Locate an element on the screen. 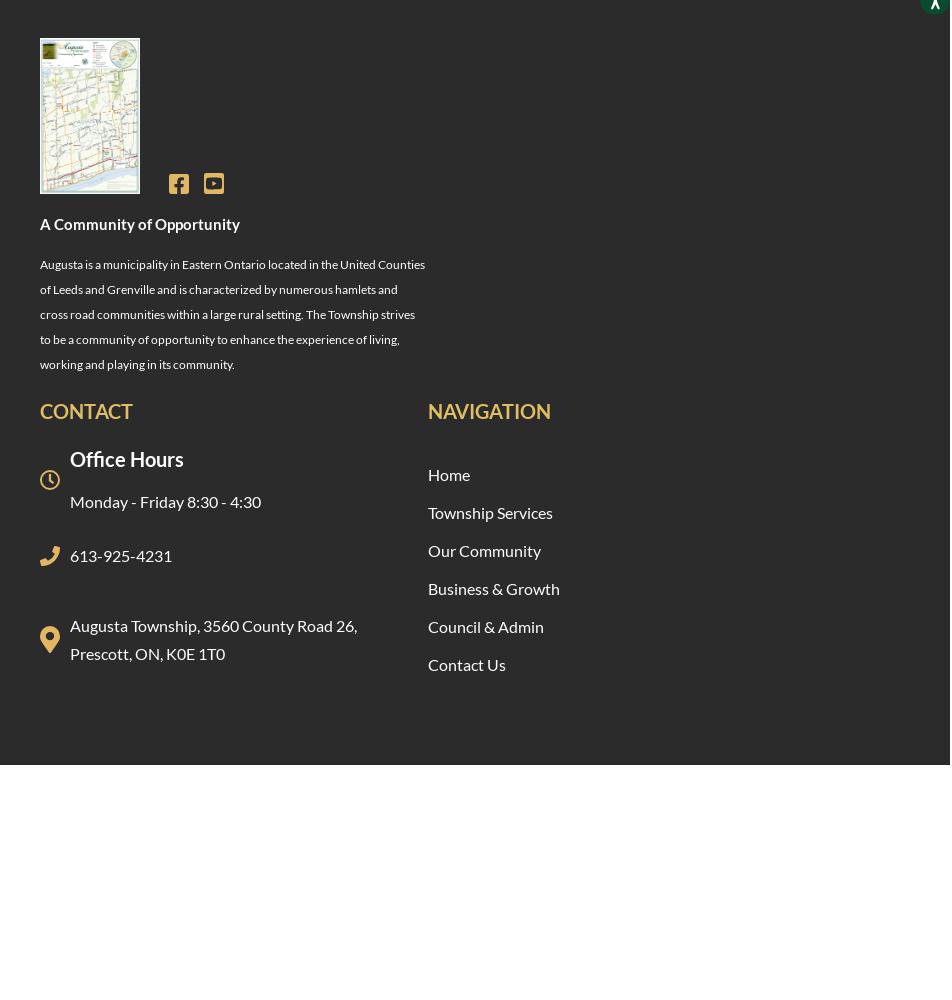 The image size is (952, 1000). 'Augusta Township, 3560 County Road 26, Prescott, ON, K0E 1T0' is located at coordinates (213, 638).